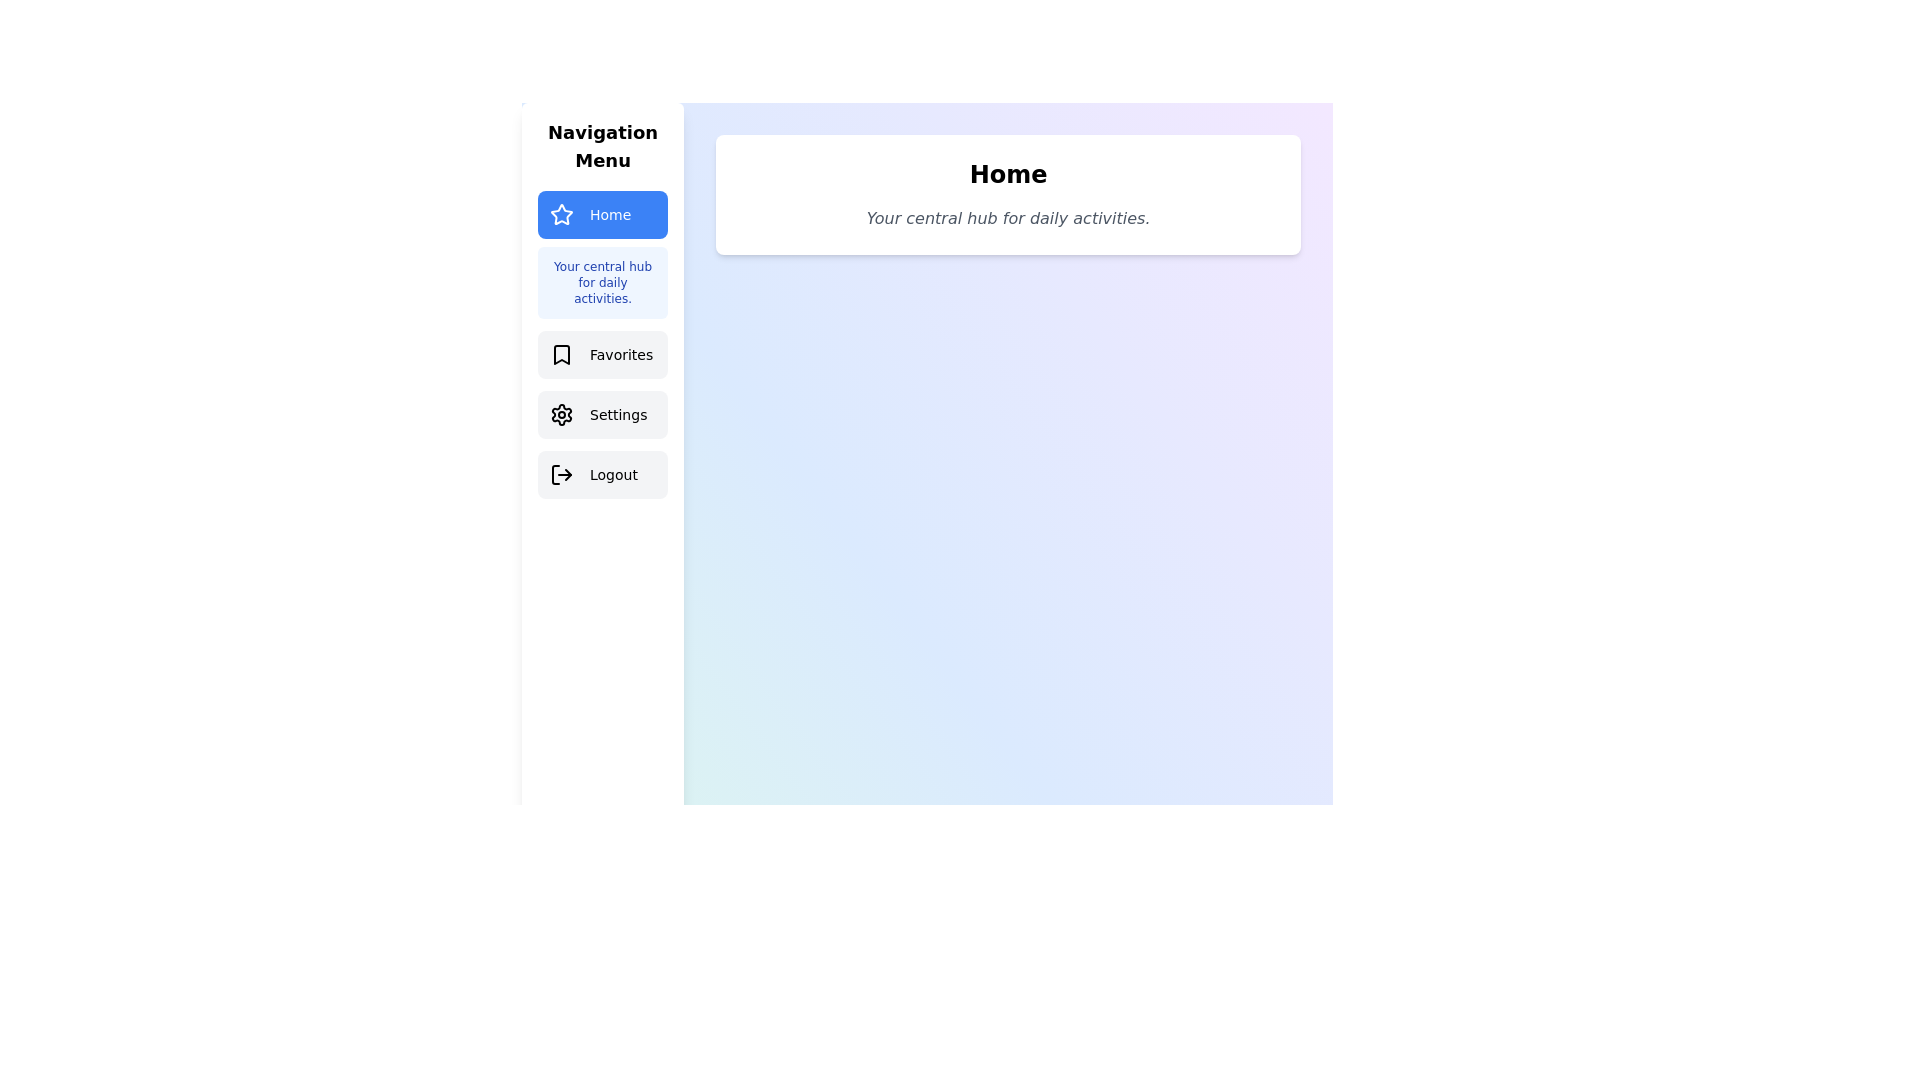  I want to click on the Settings tab from the navigation menu, so click(602, 414).